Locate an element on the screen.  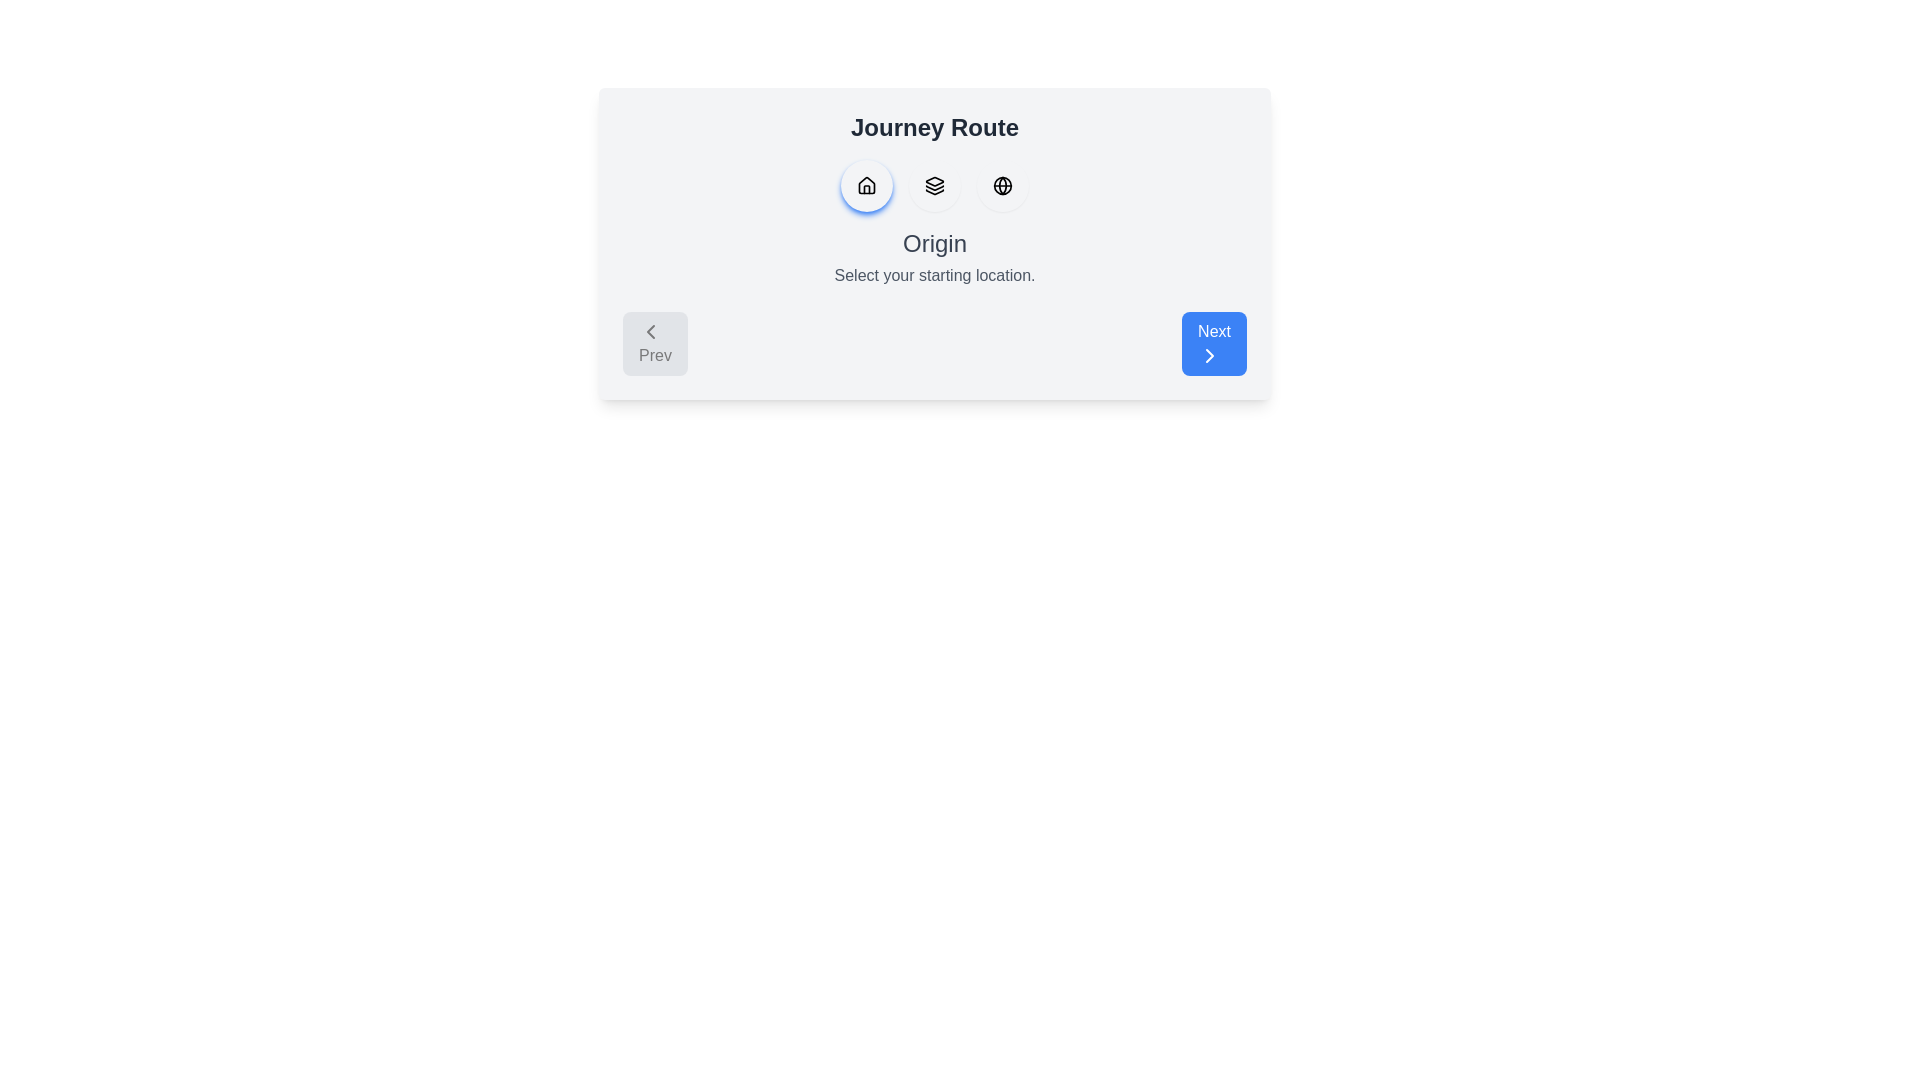
the instruction text that indicates the need for selecting a starting location for a journey, positioned directly below the 'Origin' heading is located at coordinates (934, 276).